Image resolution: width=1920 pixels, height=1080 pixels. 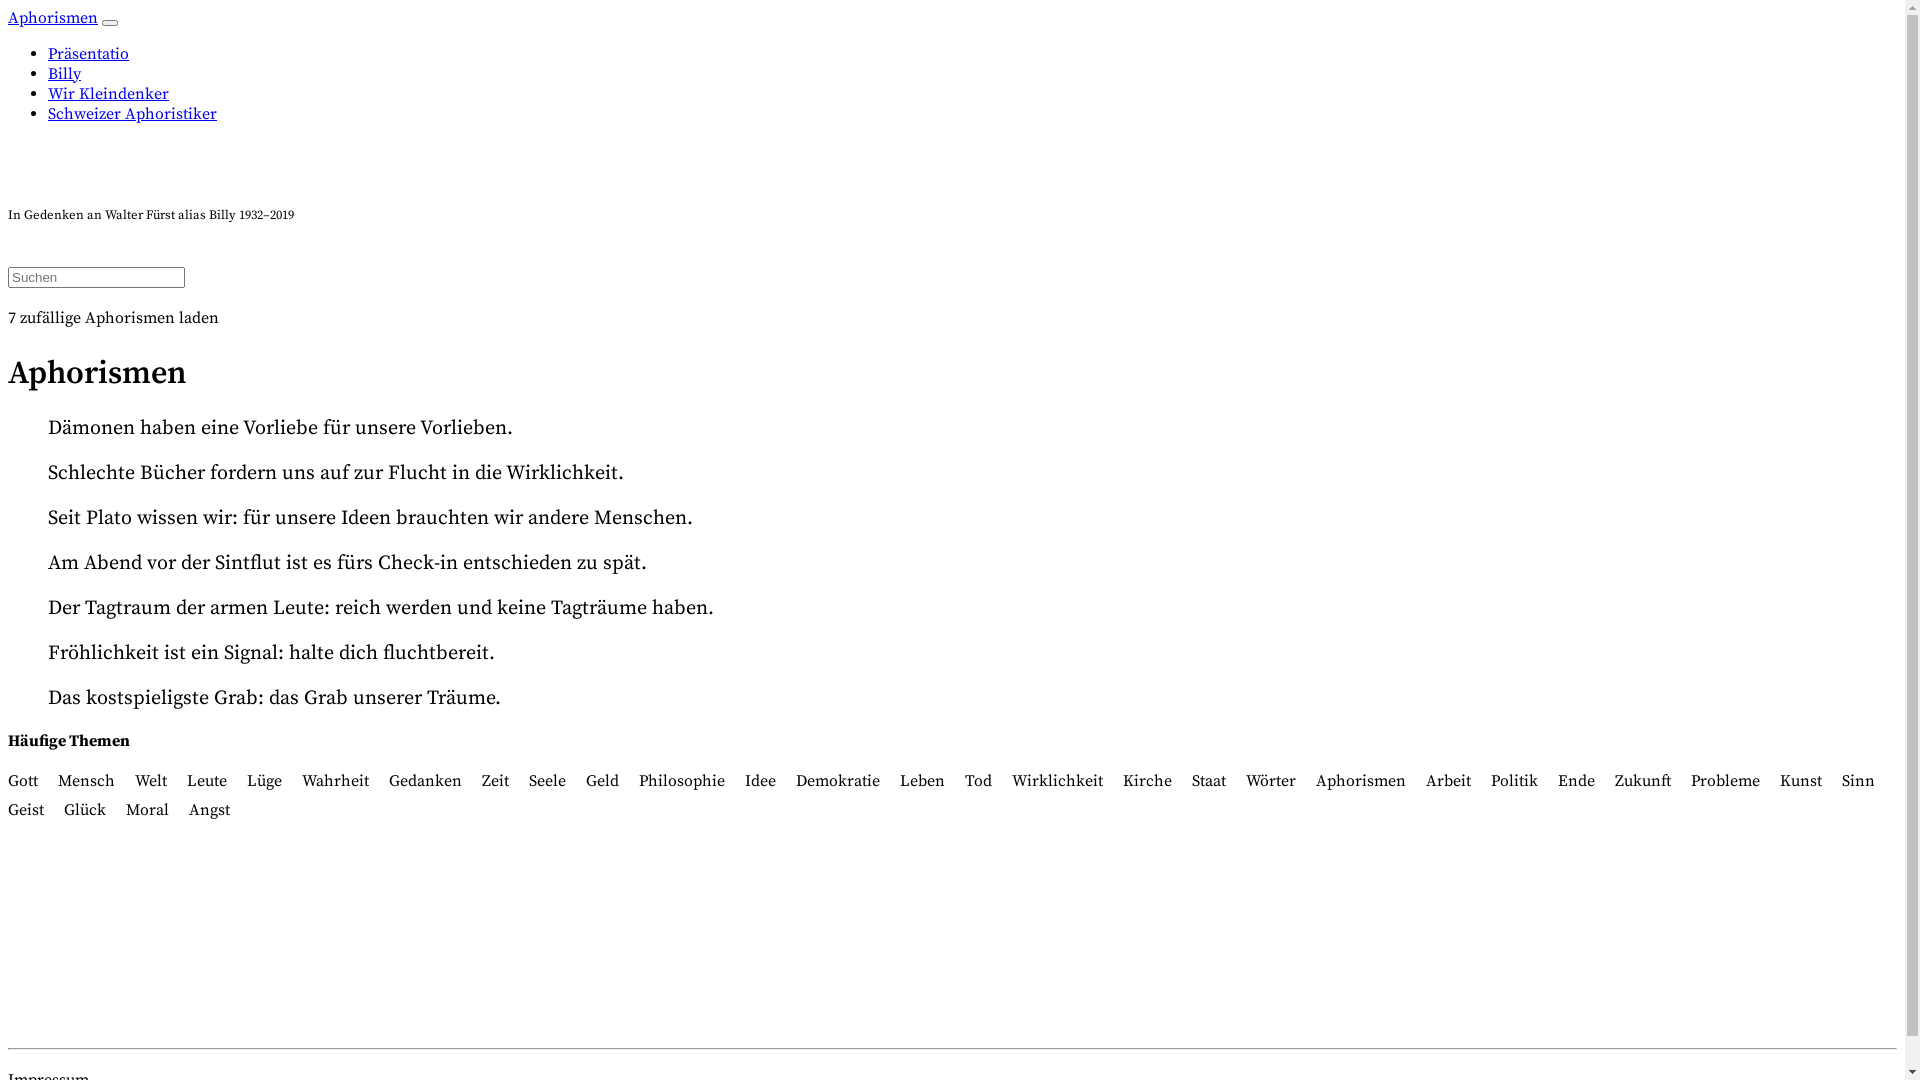 I want to click on 'Kunst', so click(x=1800, y=779).